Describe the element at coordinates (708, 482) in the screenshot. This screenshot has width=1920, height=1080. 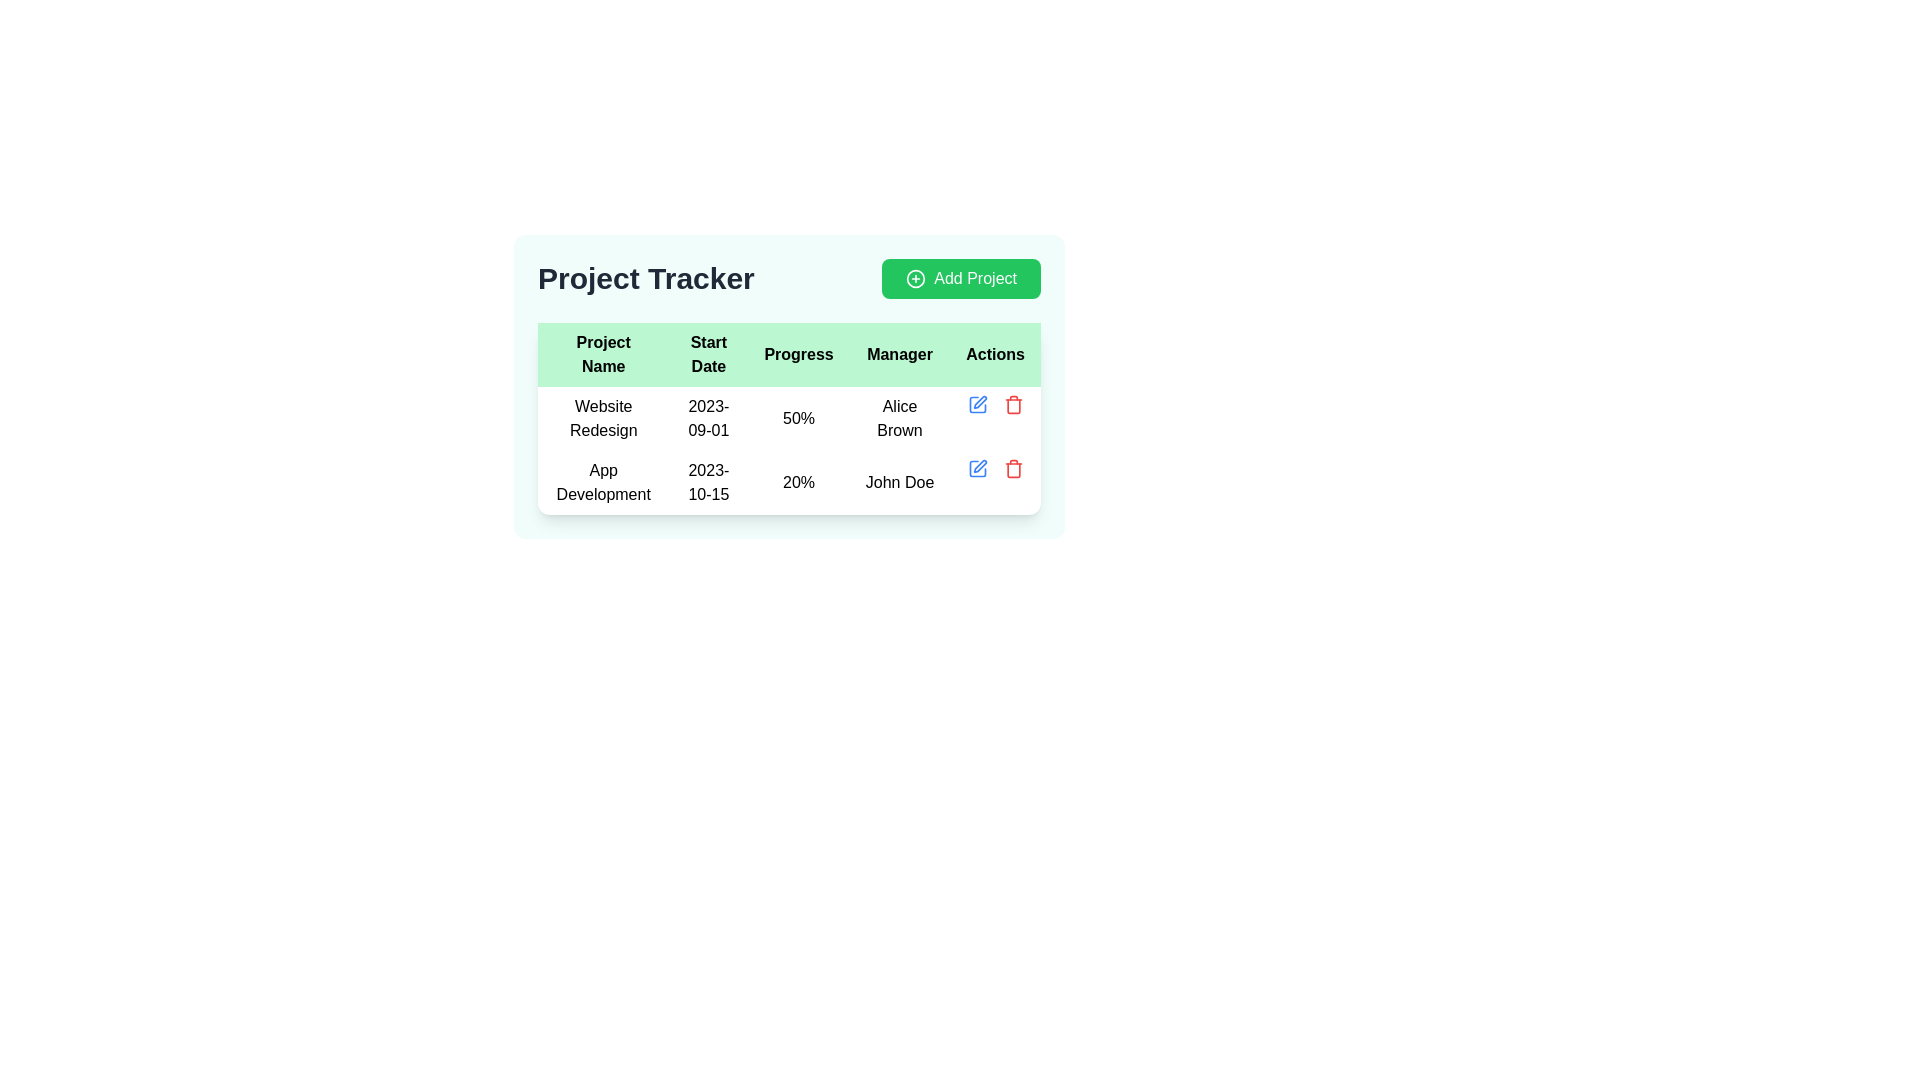
I see `the label displaying the start date of the project, which is located between 'App Development' and '20%' in the table structure` at that location.